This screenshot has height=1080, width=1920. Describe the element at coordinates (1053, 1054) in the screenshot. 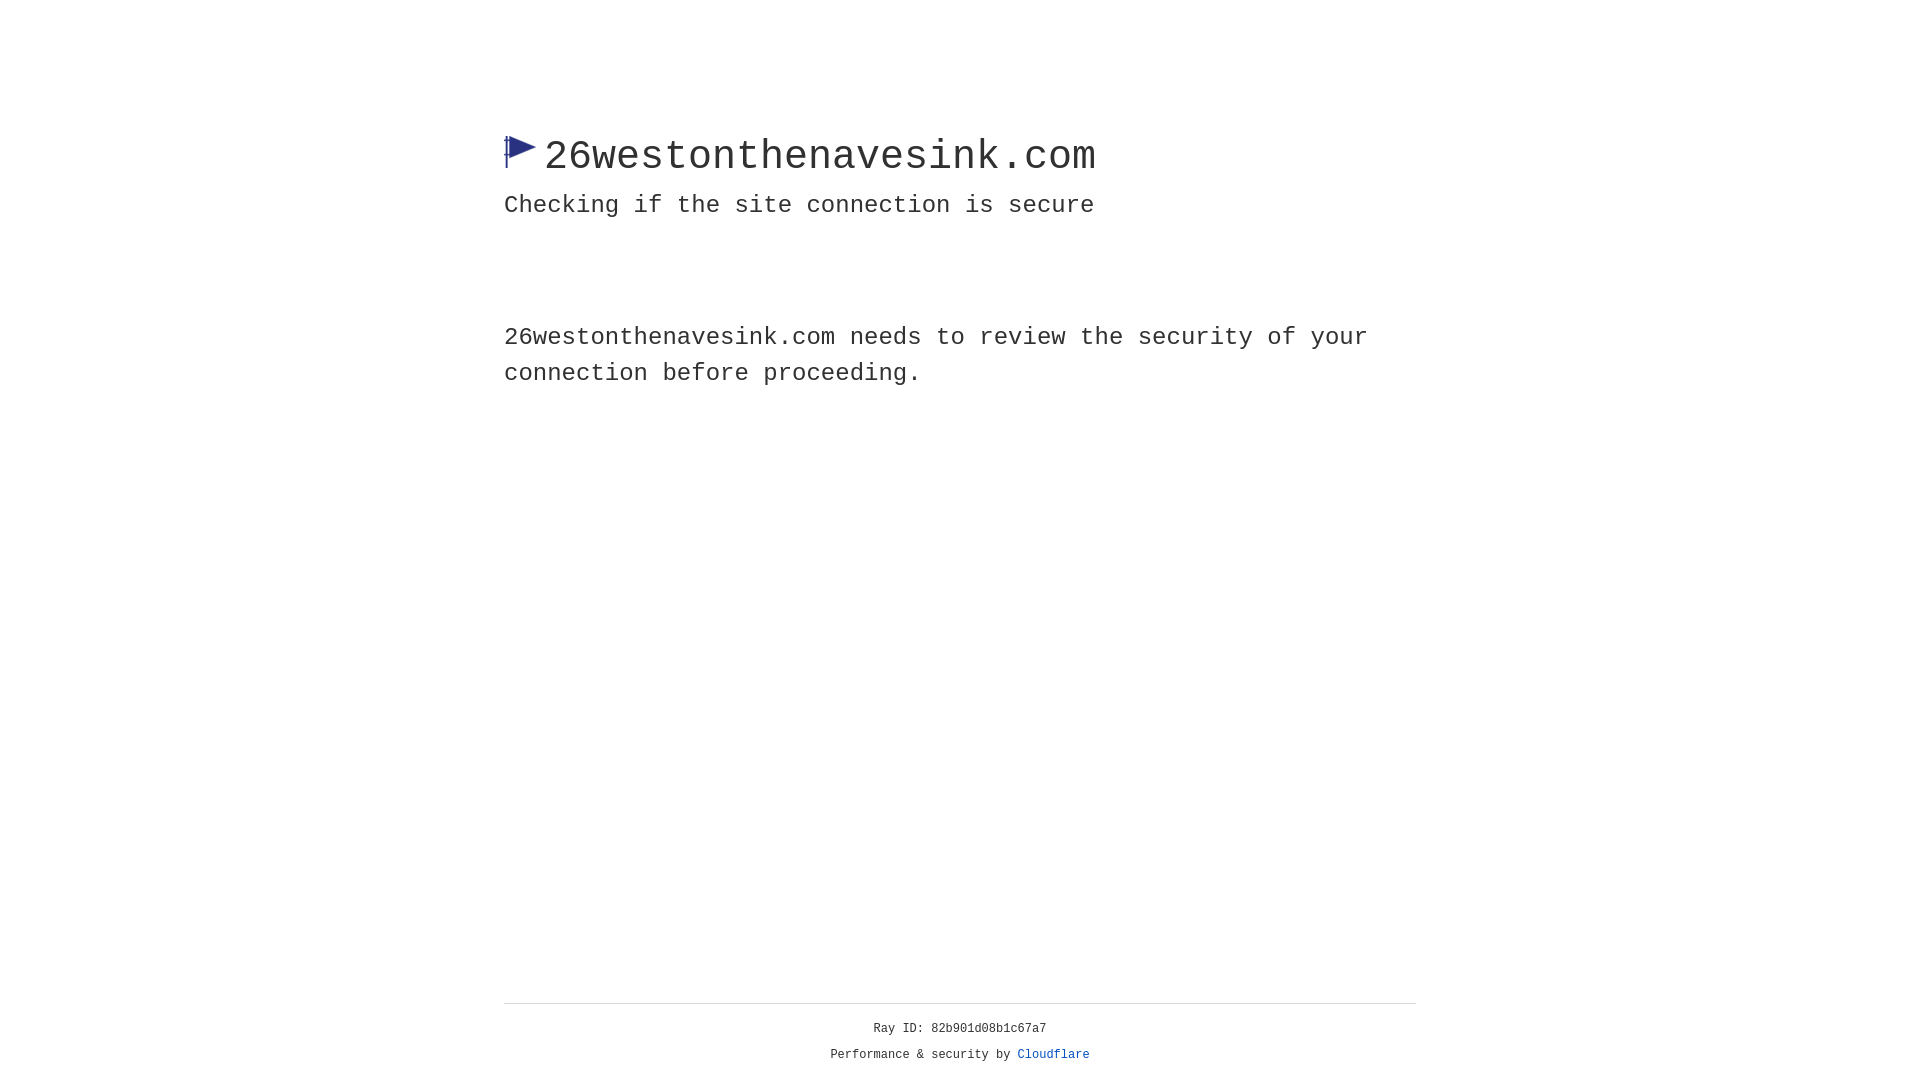

I see `'Cloudflare'` at that location.